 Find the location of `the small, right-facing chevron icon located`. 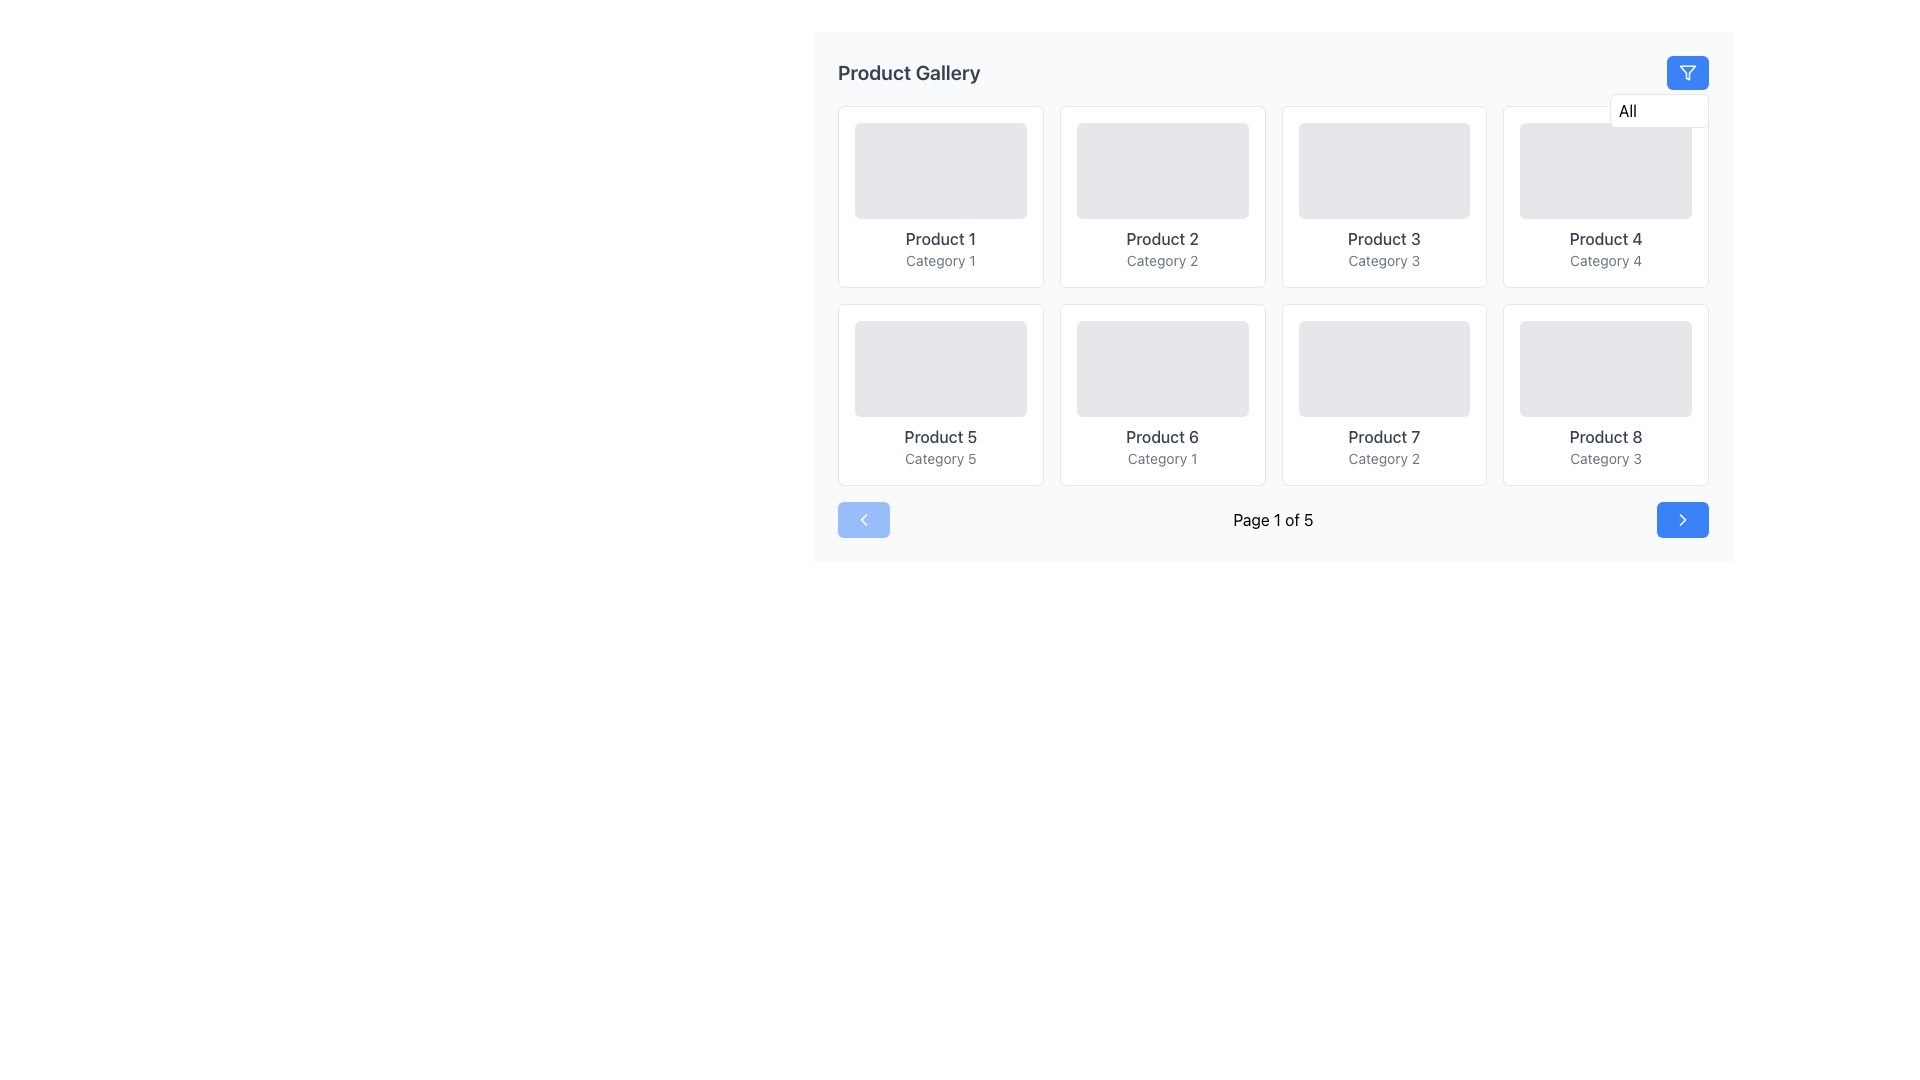

the small, right-facing chevron icon located is located at coordinates (1682, 519).